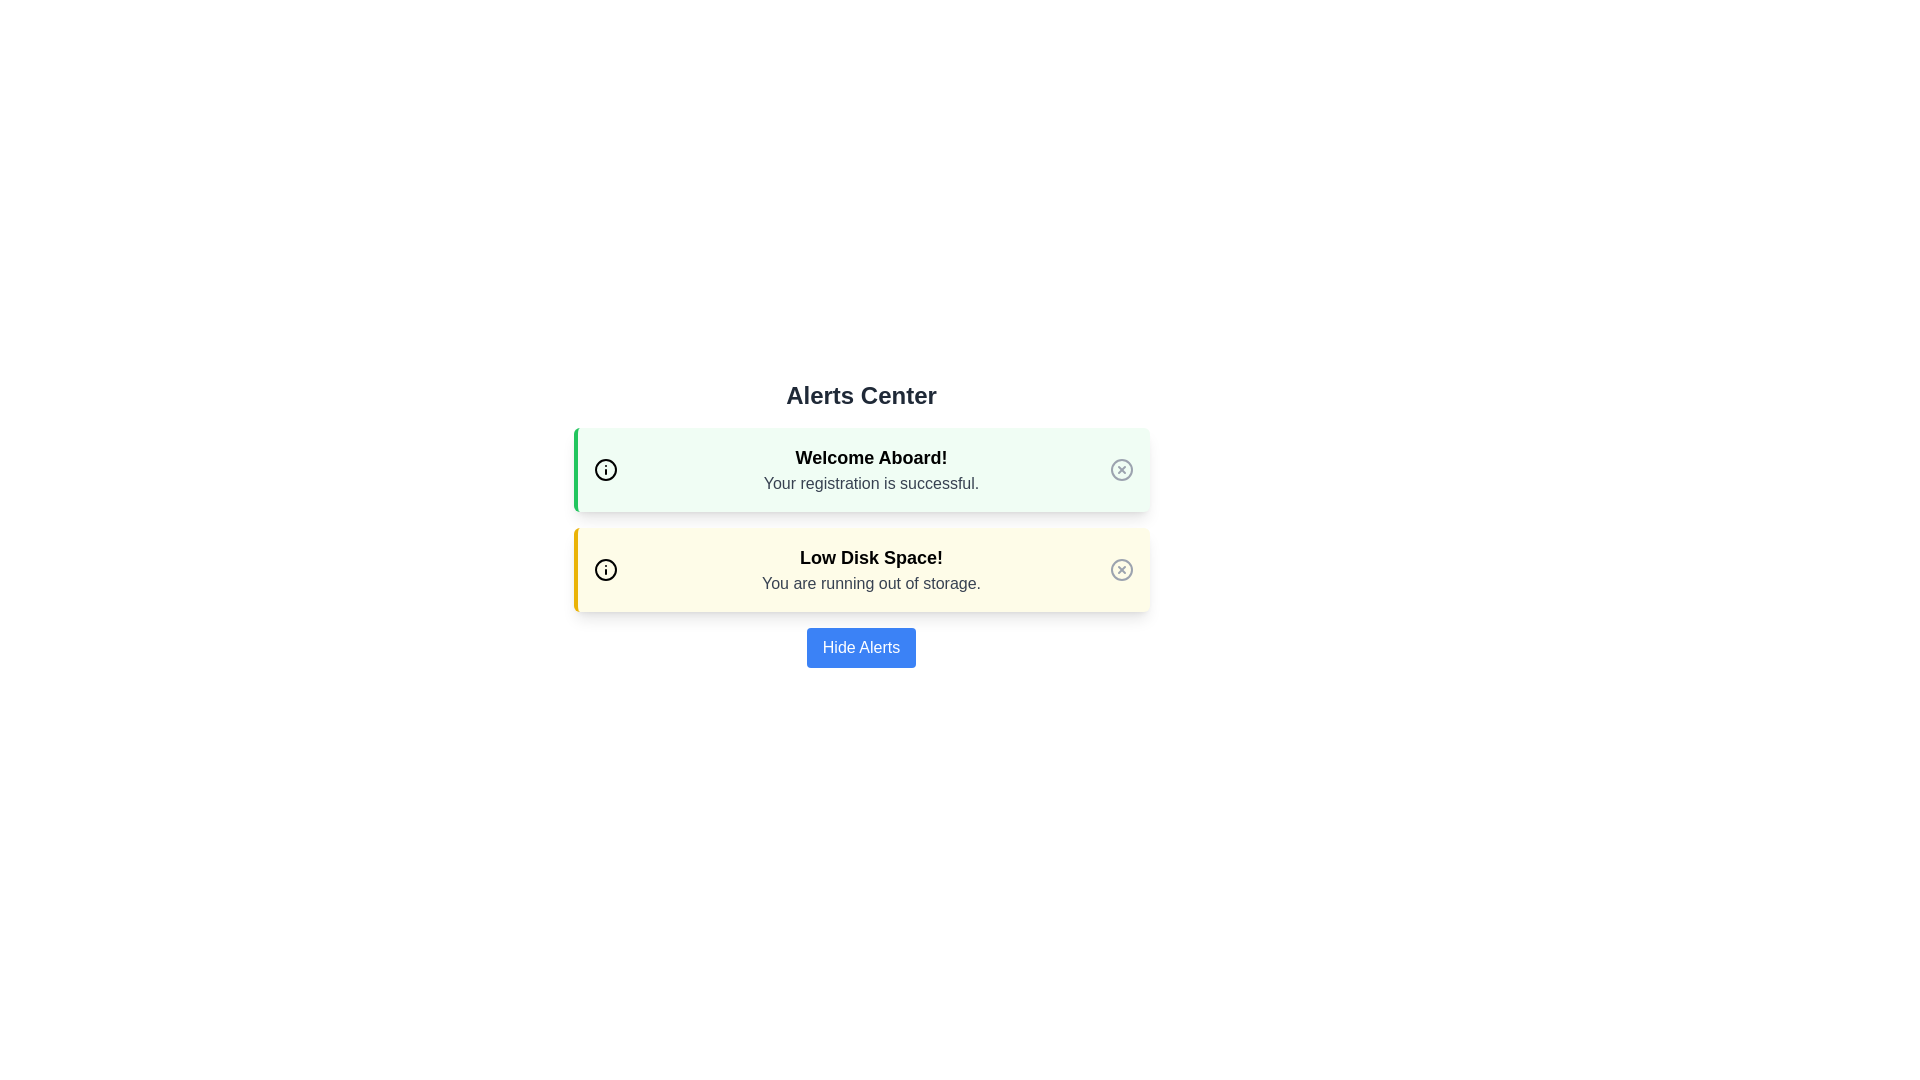  Describe the element at coordinates (861, 570) in the screenshot. I see `warning message from the second notification box in the Alerts Center about low disk space` at that location.